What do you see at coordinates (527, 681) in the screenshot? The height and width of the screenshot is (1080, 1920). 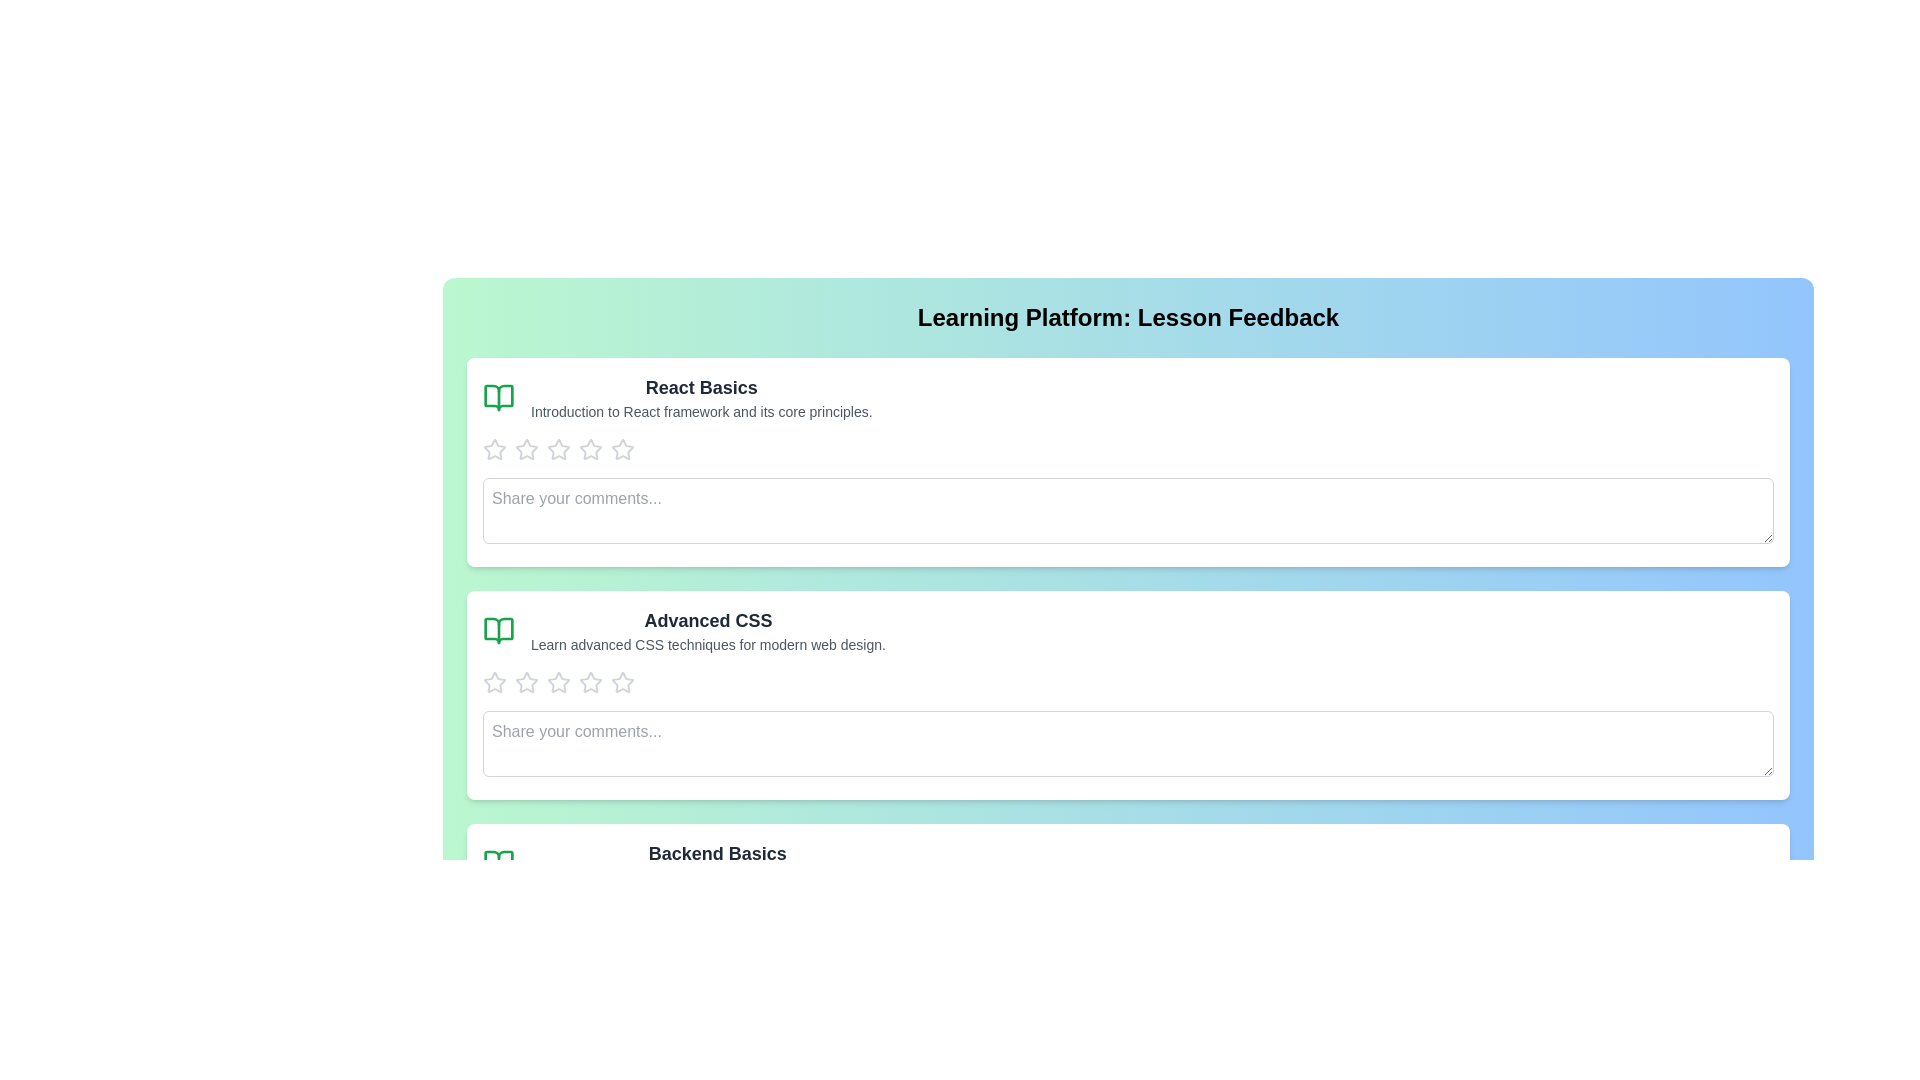 I see `the first star-shaped rating icon under the 'Advanced CSS' section to rate it` at bounding box center [527, 681].